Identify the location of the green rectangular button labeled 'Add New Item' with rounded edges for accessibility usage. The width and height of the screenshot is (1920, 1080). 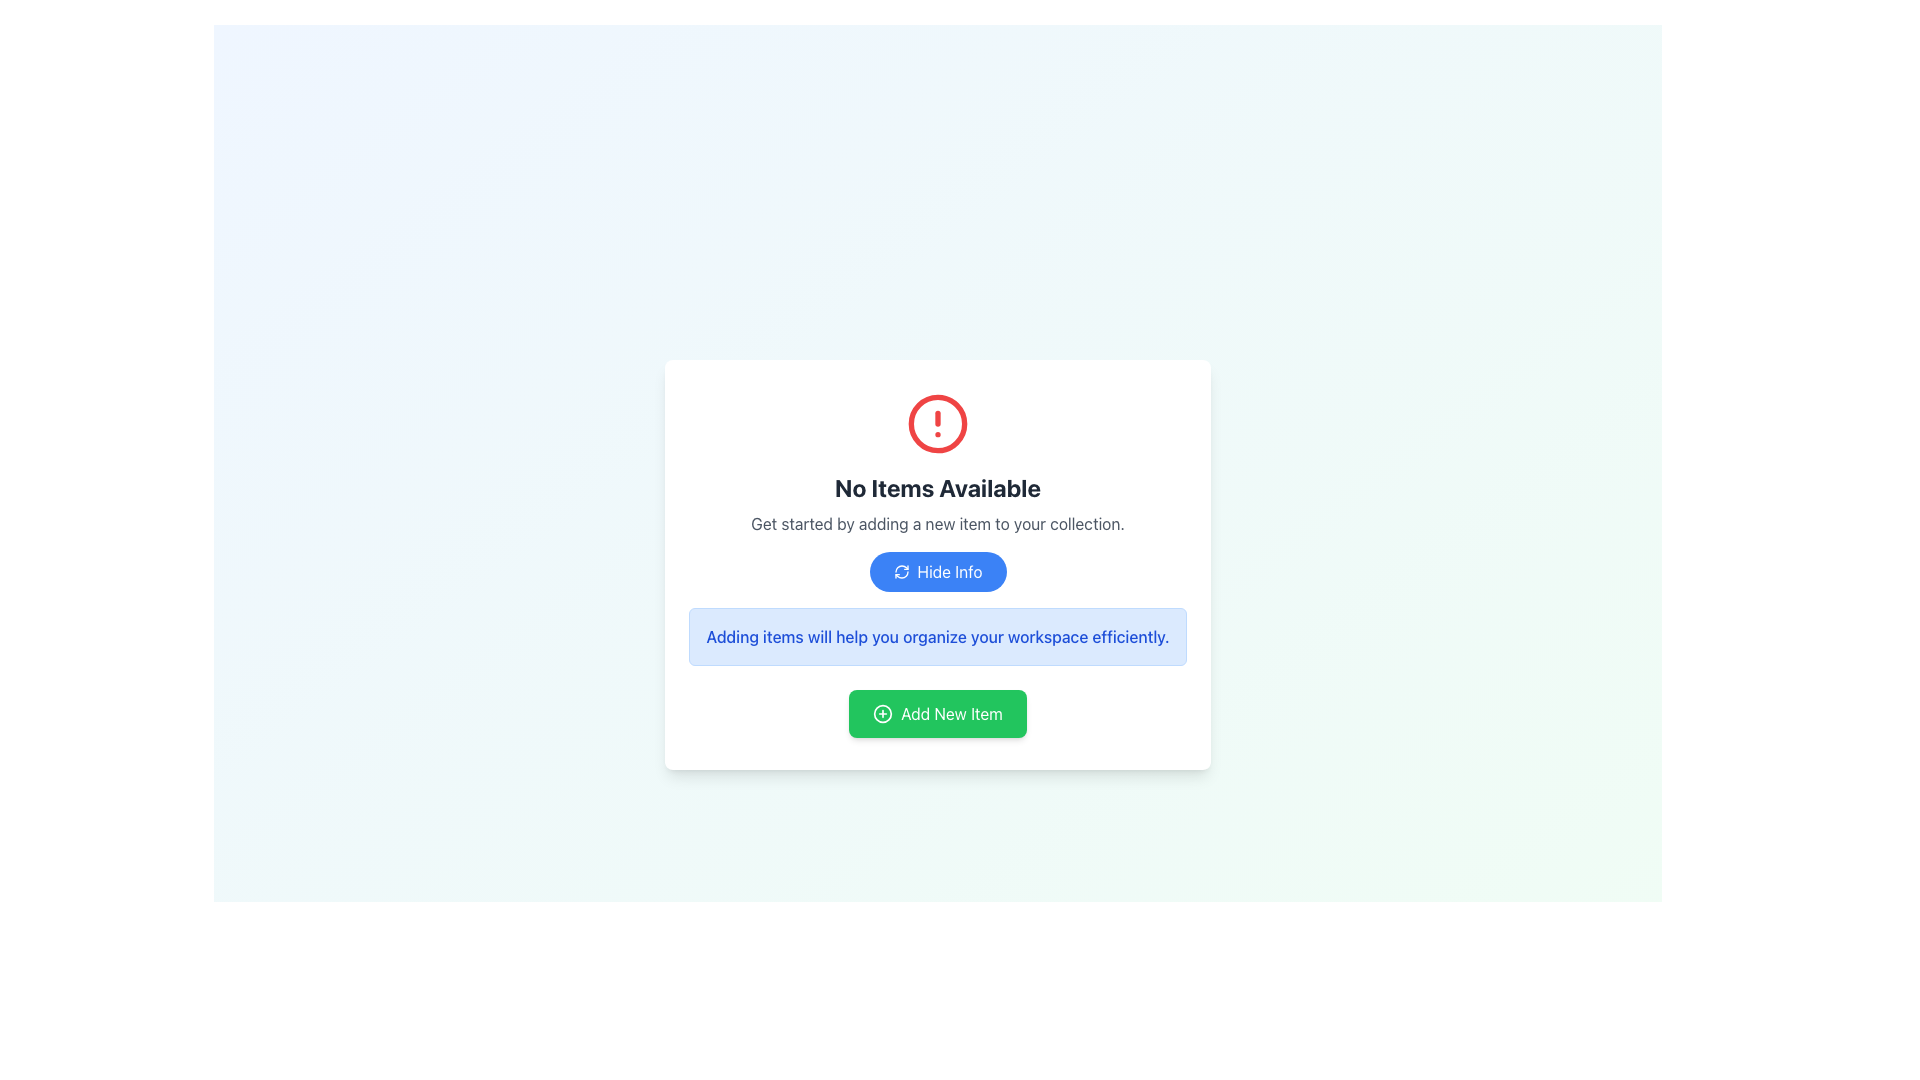
(936, 712).